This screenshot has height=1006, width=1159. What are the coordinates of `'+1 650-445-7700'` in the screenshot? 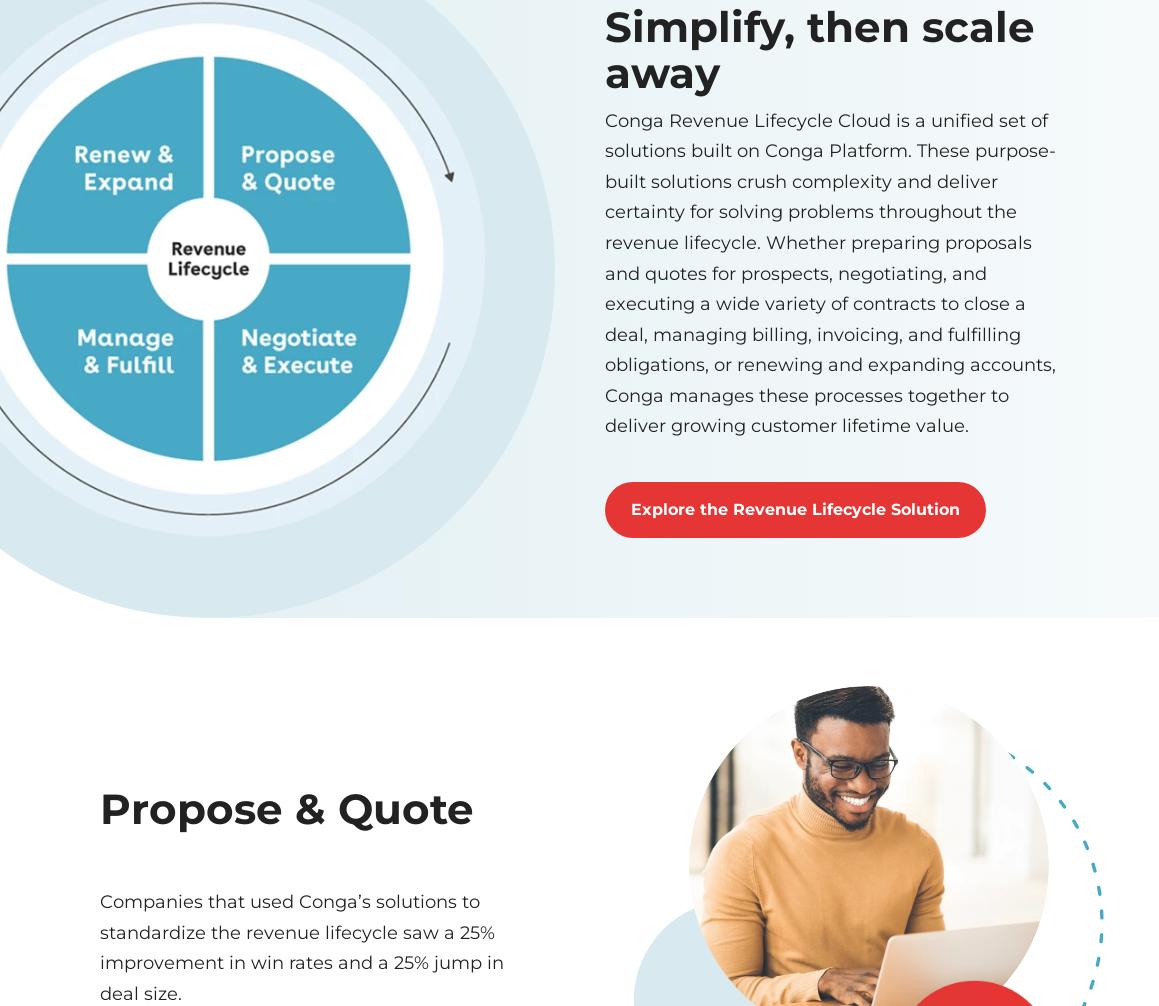 It's located at (237, 320).